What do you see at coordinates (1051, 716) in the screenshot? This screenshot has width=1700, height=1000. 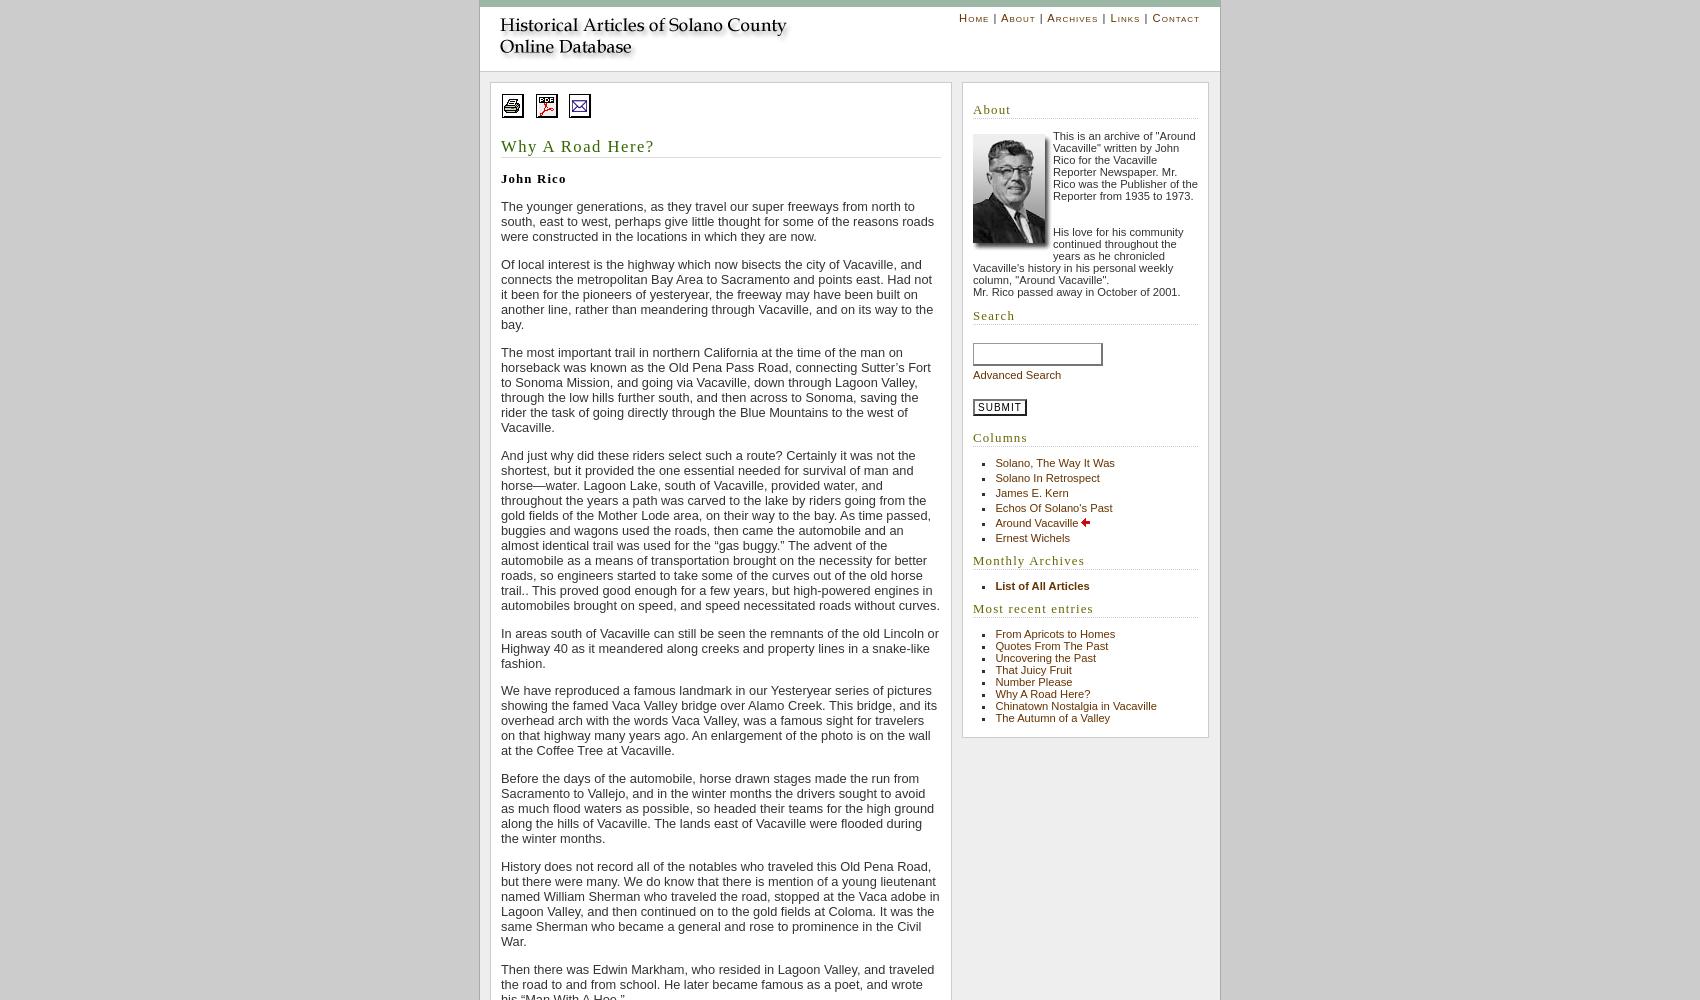 I see `'The Autumn of a Valley'` at bounding box center [1051, 716].